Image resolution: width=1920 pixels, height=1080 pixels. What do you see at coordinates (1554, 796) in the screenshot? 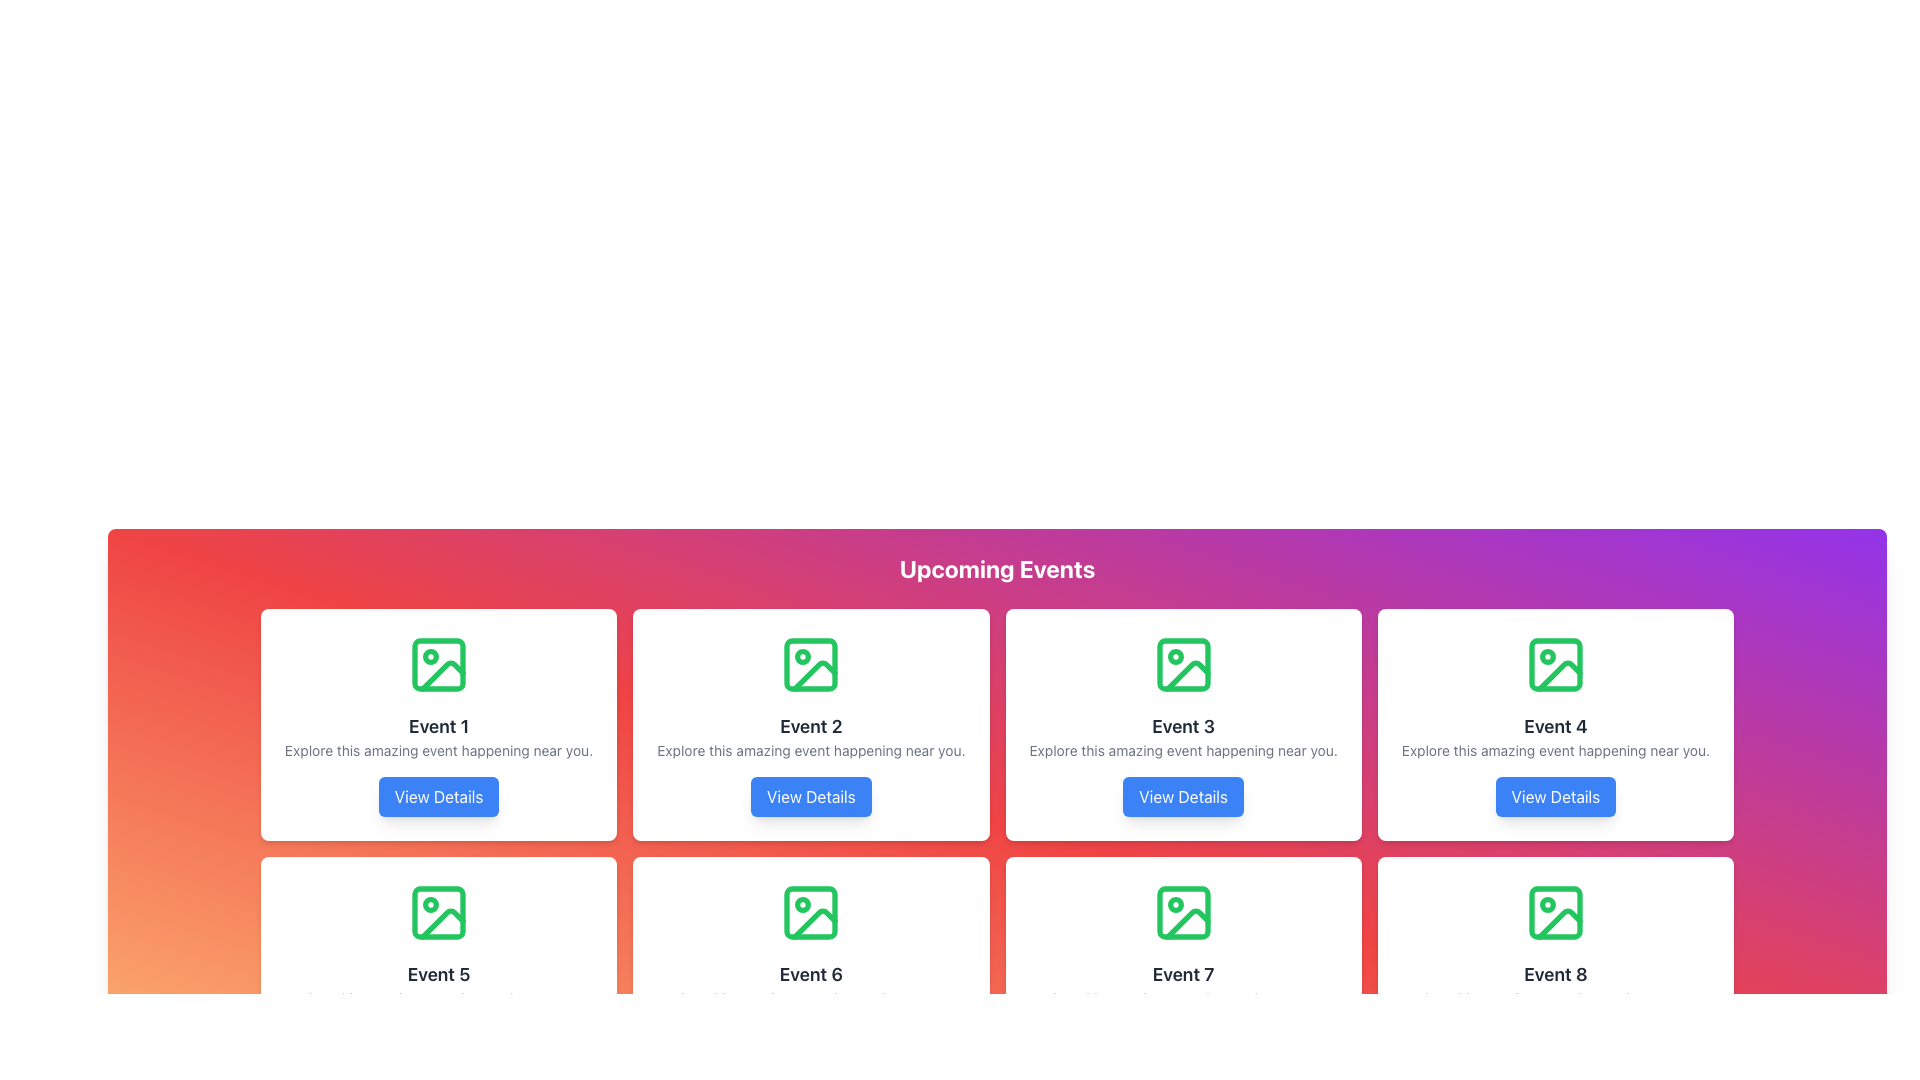
I see `the 'View Details' button with a blue background and white text, located in the fourth card of the event grid` at bounding box center [1554, 796].